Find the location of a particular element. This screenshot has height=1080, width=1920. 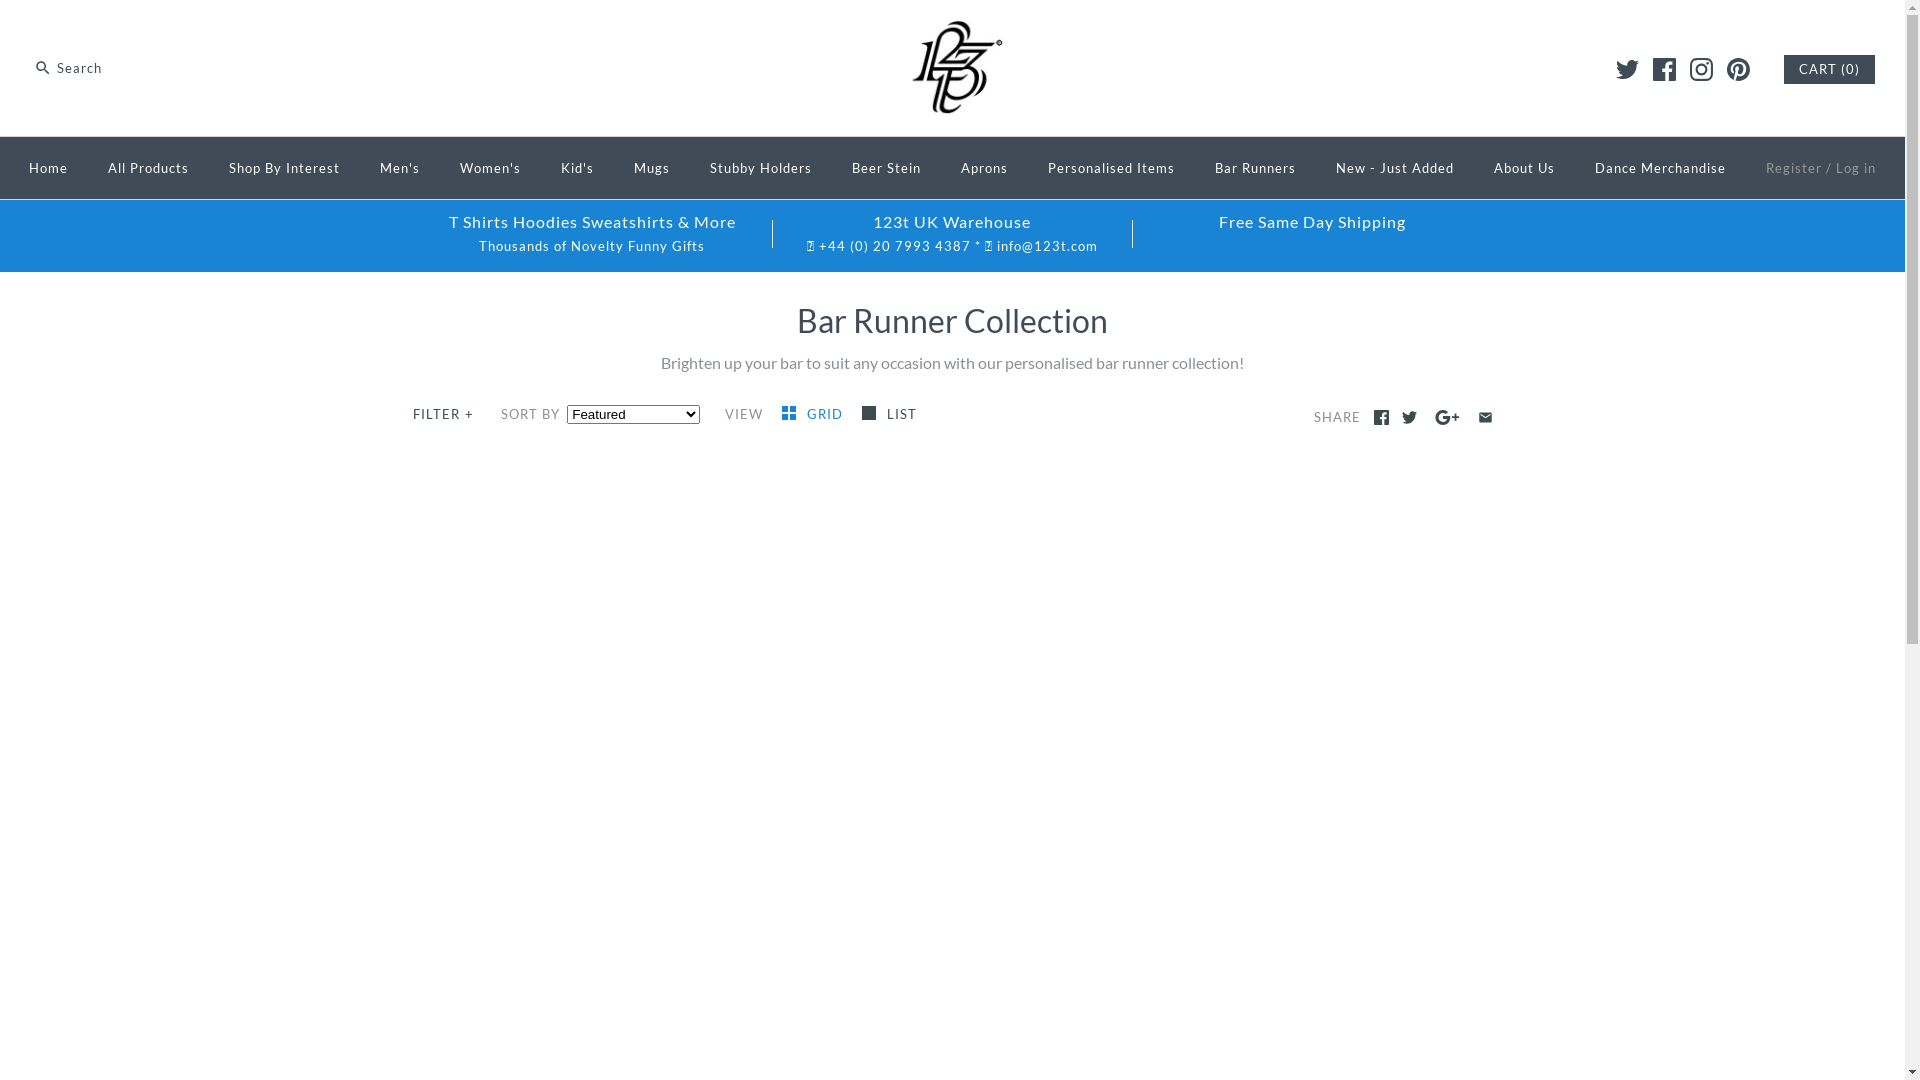

'Email' is located at coordinates (1485, 416).